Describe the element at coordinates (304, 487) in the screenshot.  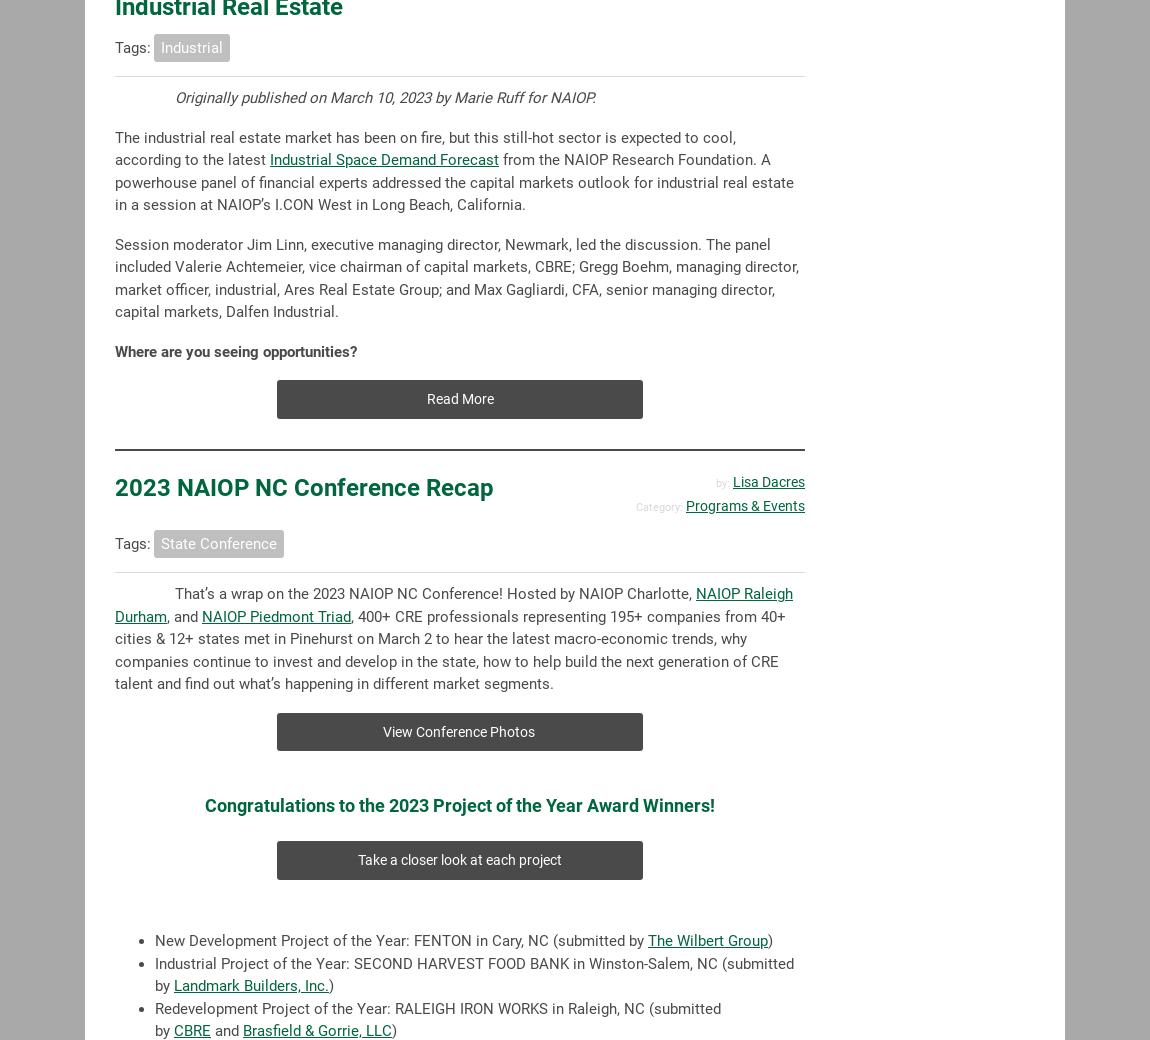
I see `'2023 NAIOP NC Conference Recap'` at that location.